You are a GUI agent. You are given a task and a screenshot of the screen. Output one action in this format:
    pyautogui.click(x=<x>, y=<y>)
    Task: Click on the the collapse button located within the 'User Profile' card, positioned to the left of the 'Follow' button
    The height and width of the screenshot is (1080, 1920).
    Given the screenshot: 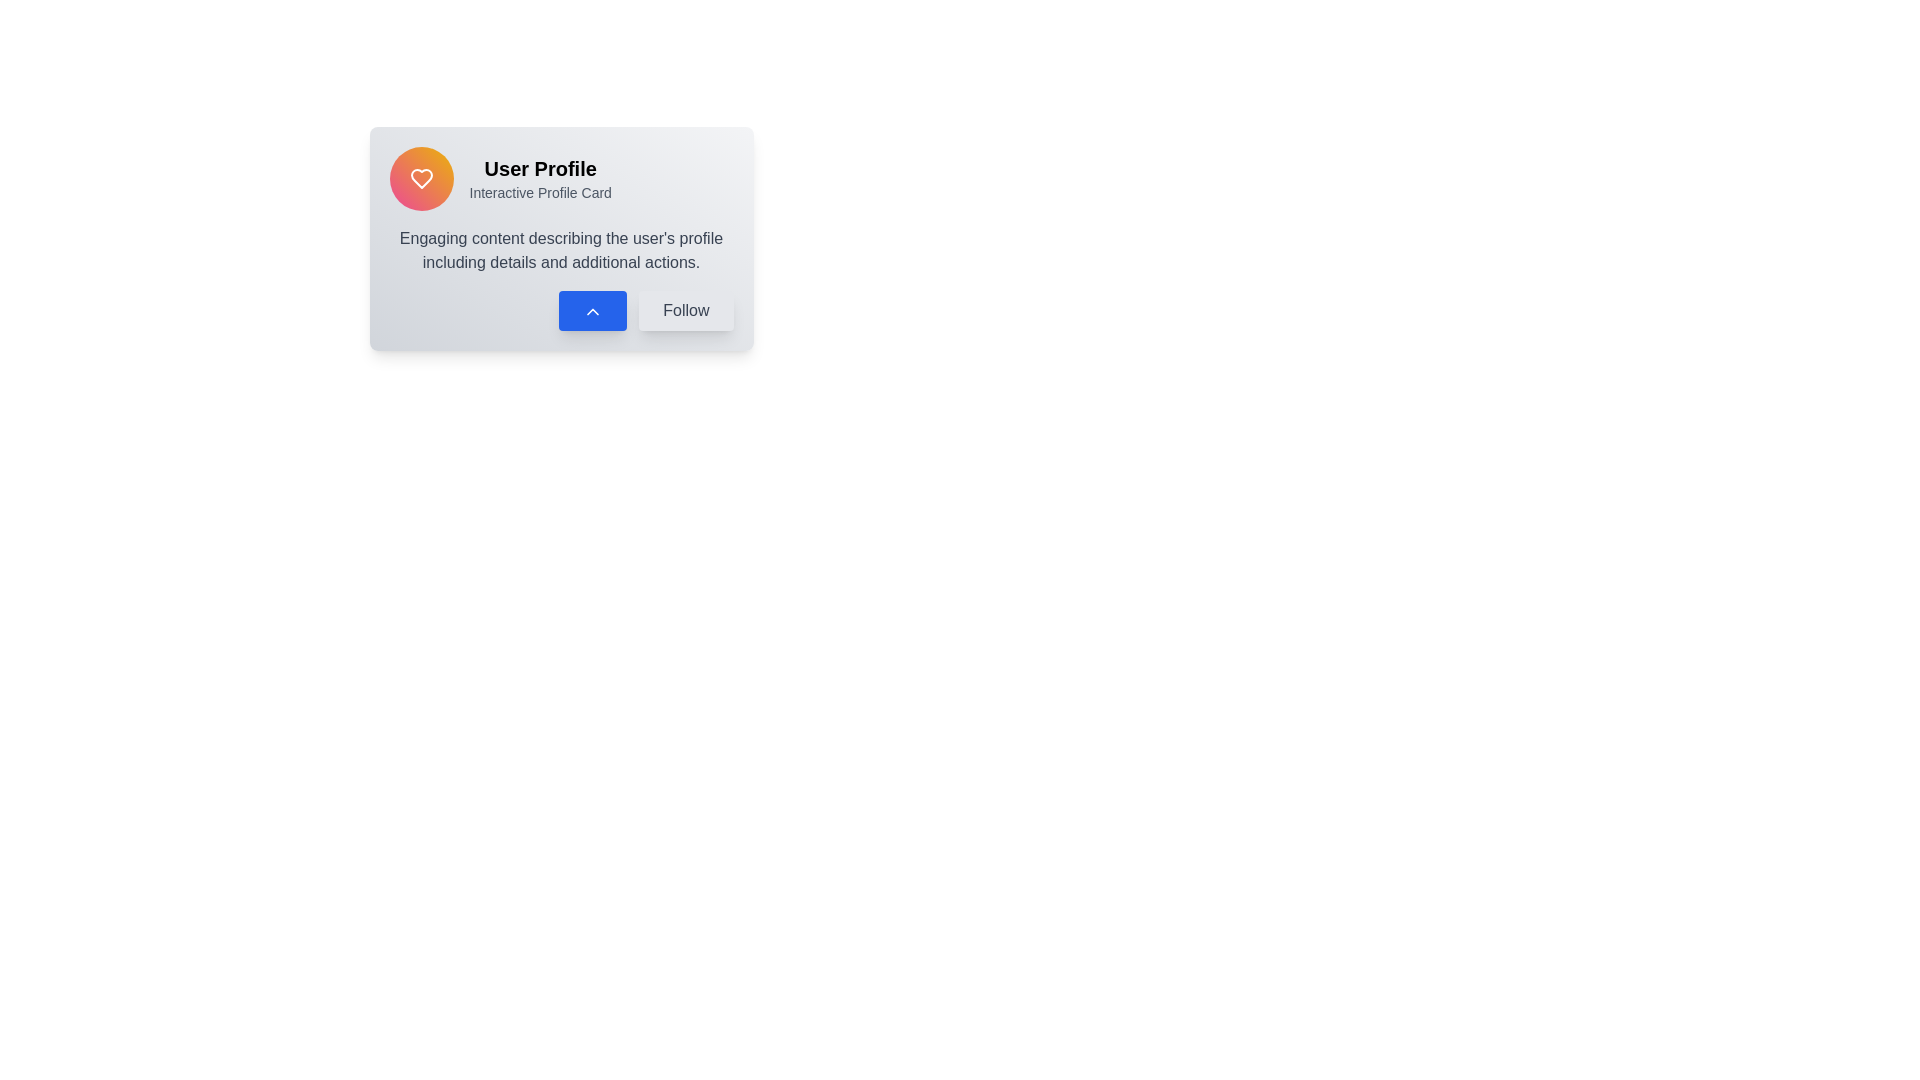 What is the action you would take?
    pyautogui.click(x=592, y=311)
    